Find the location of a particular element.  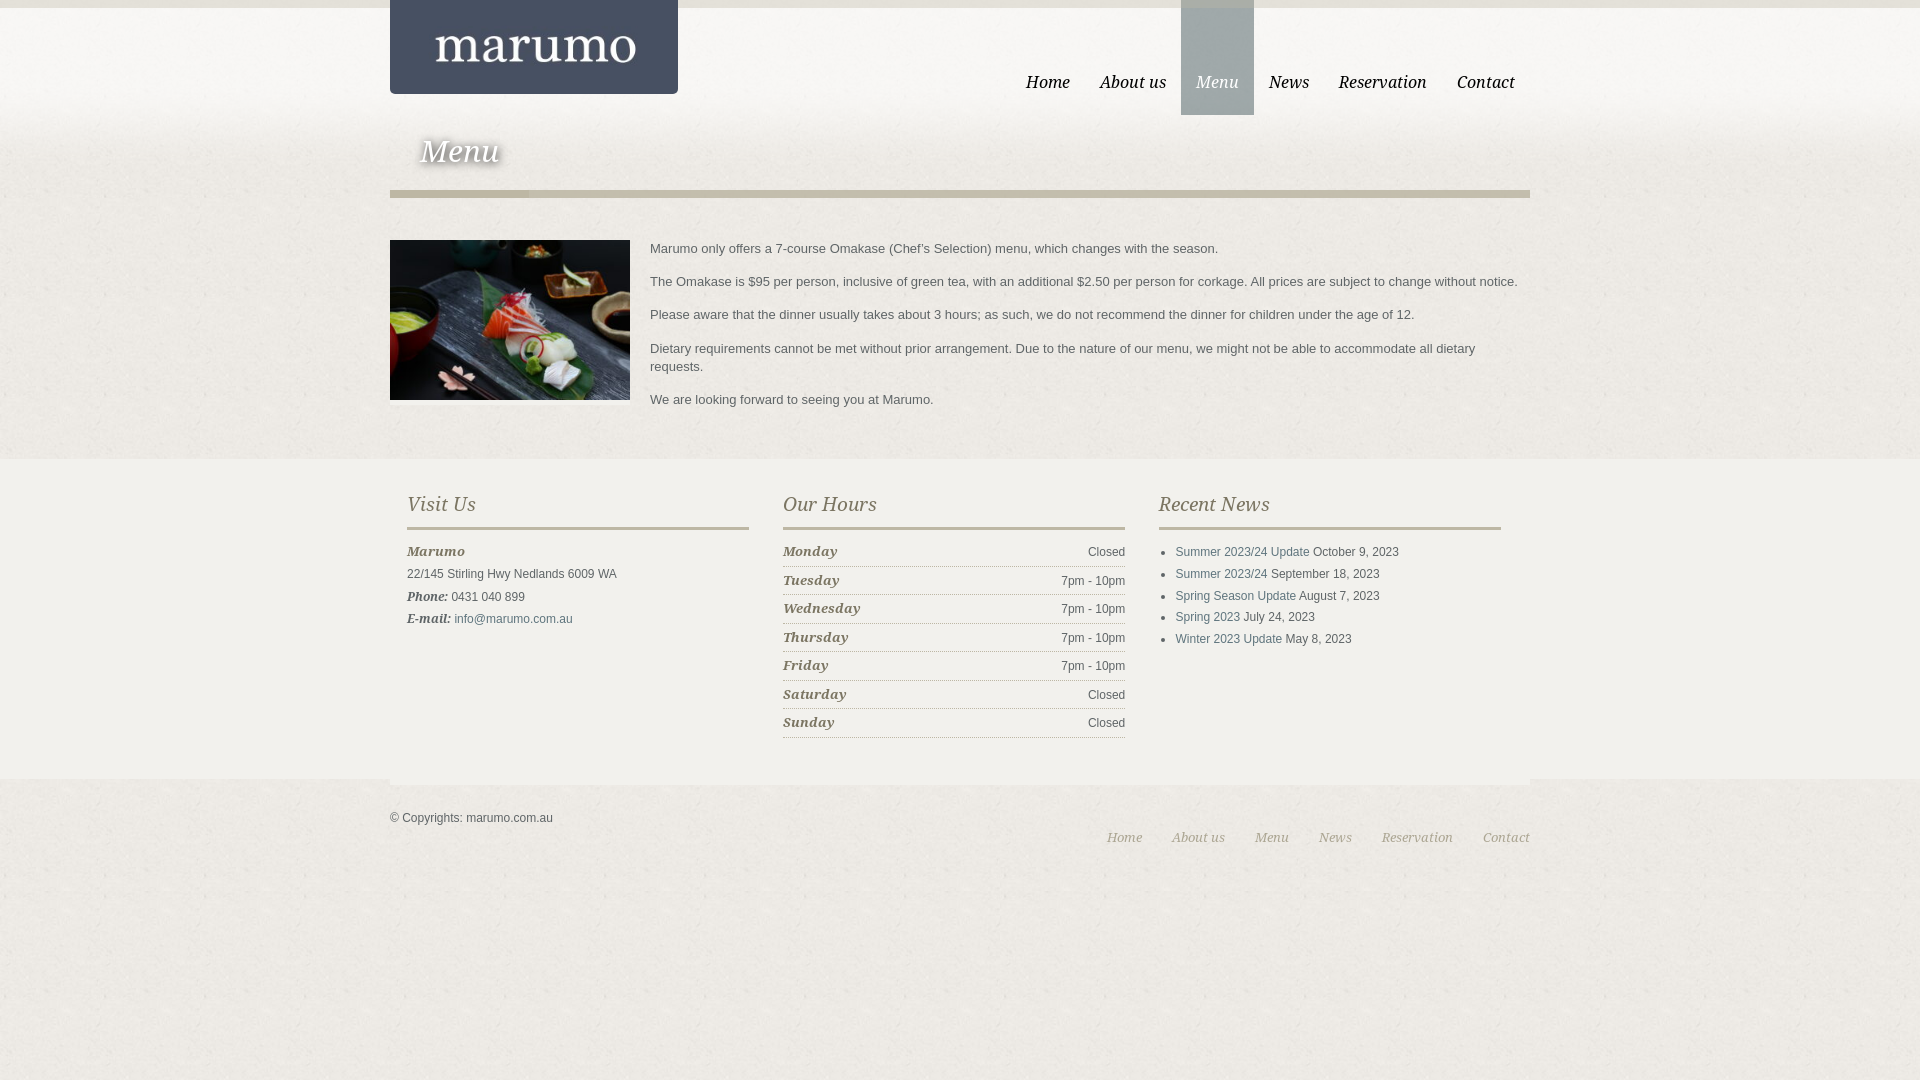

'Reservation' is located at coordinates (1416, 837).